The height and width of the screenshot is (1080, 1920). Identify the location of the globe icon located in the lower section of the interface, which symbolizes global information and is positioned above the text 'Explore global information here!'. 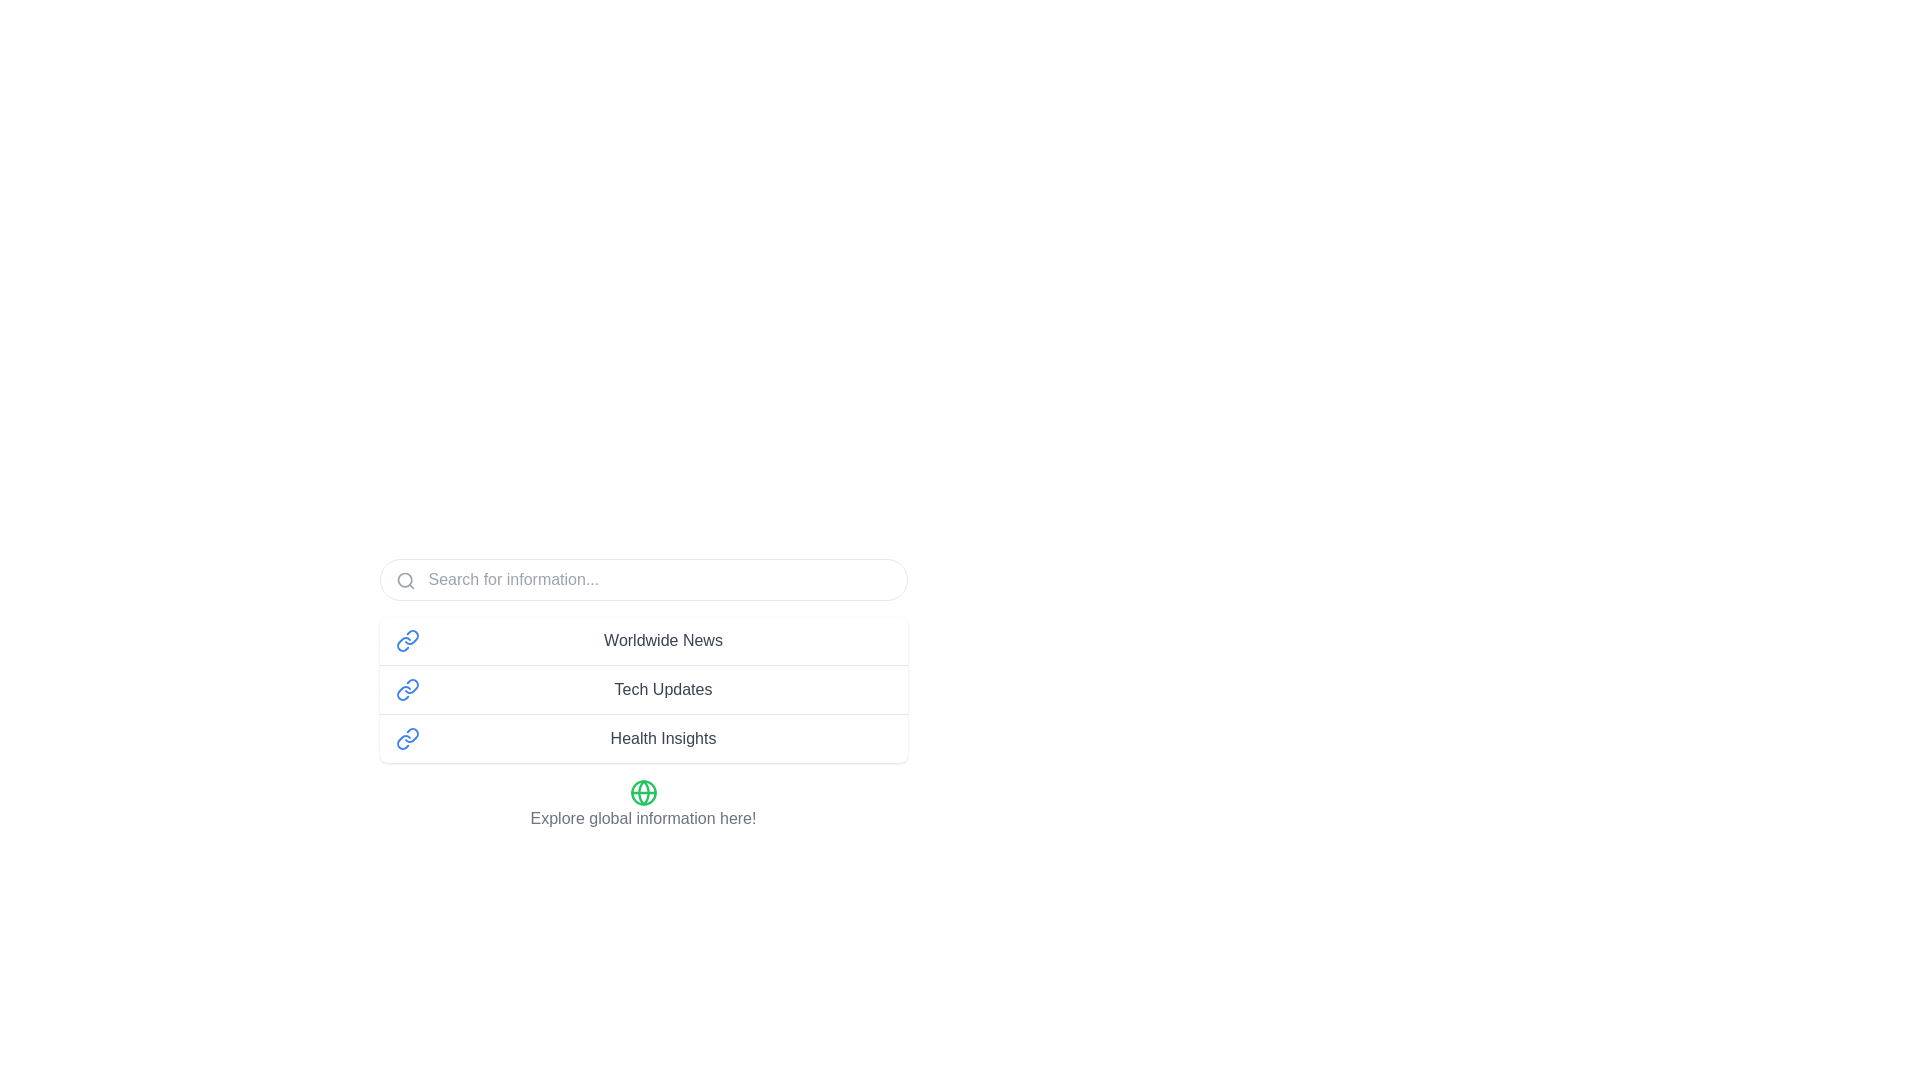
(643, 792).